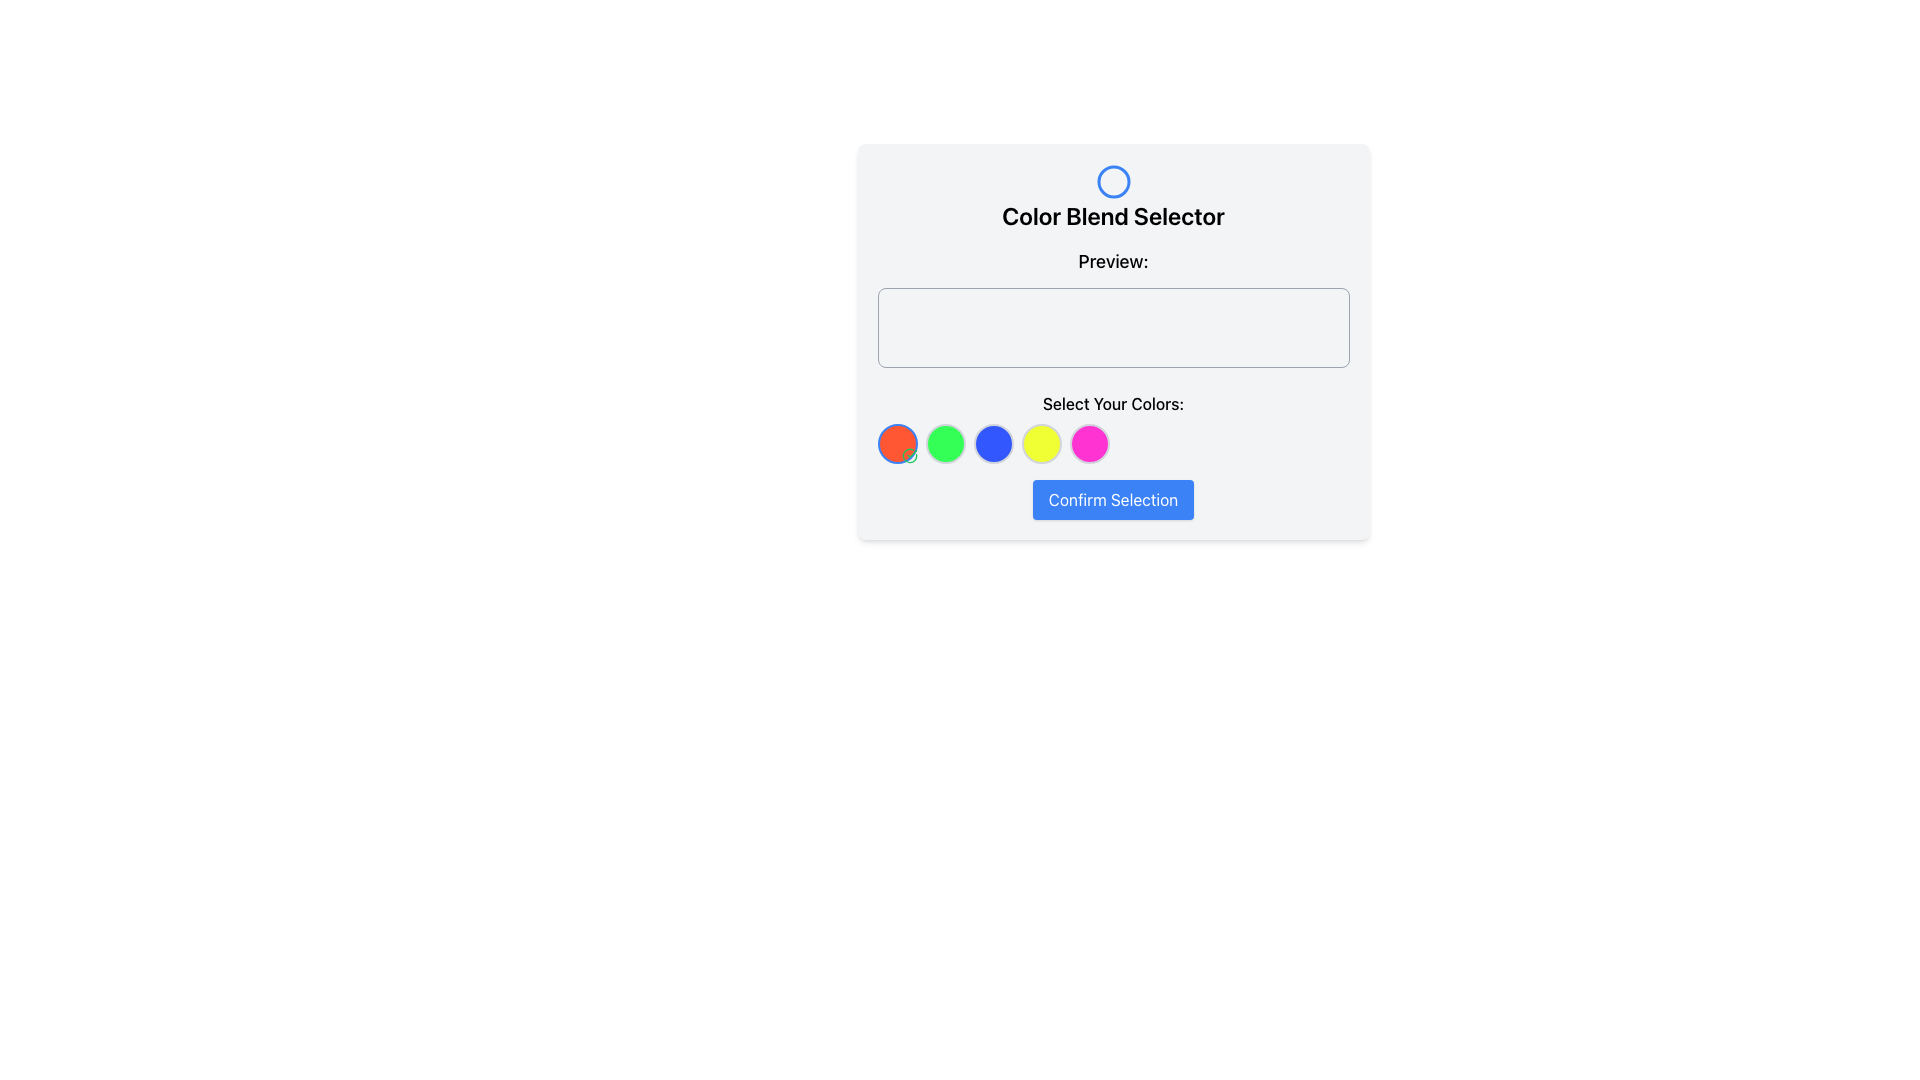 This screenshot has width=1920, height=1080. Describe the element at coordinates (944, 442) in the screenshot. I see `the circular green button located in the 'Select Your Colors' section` at that location.